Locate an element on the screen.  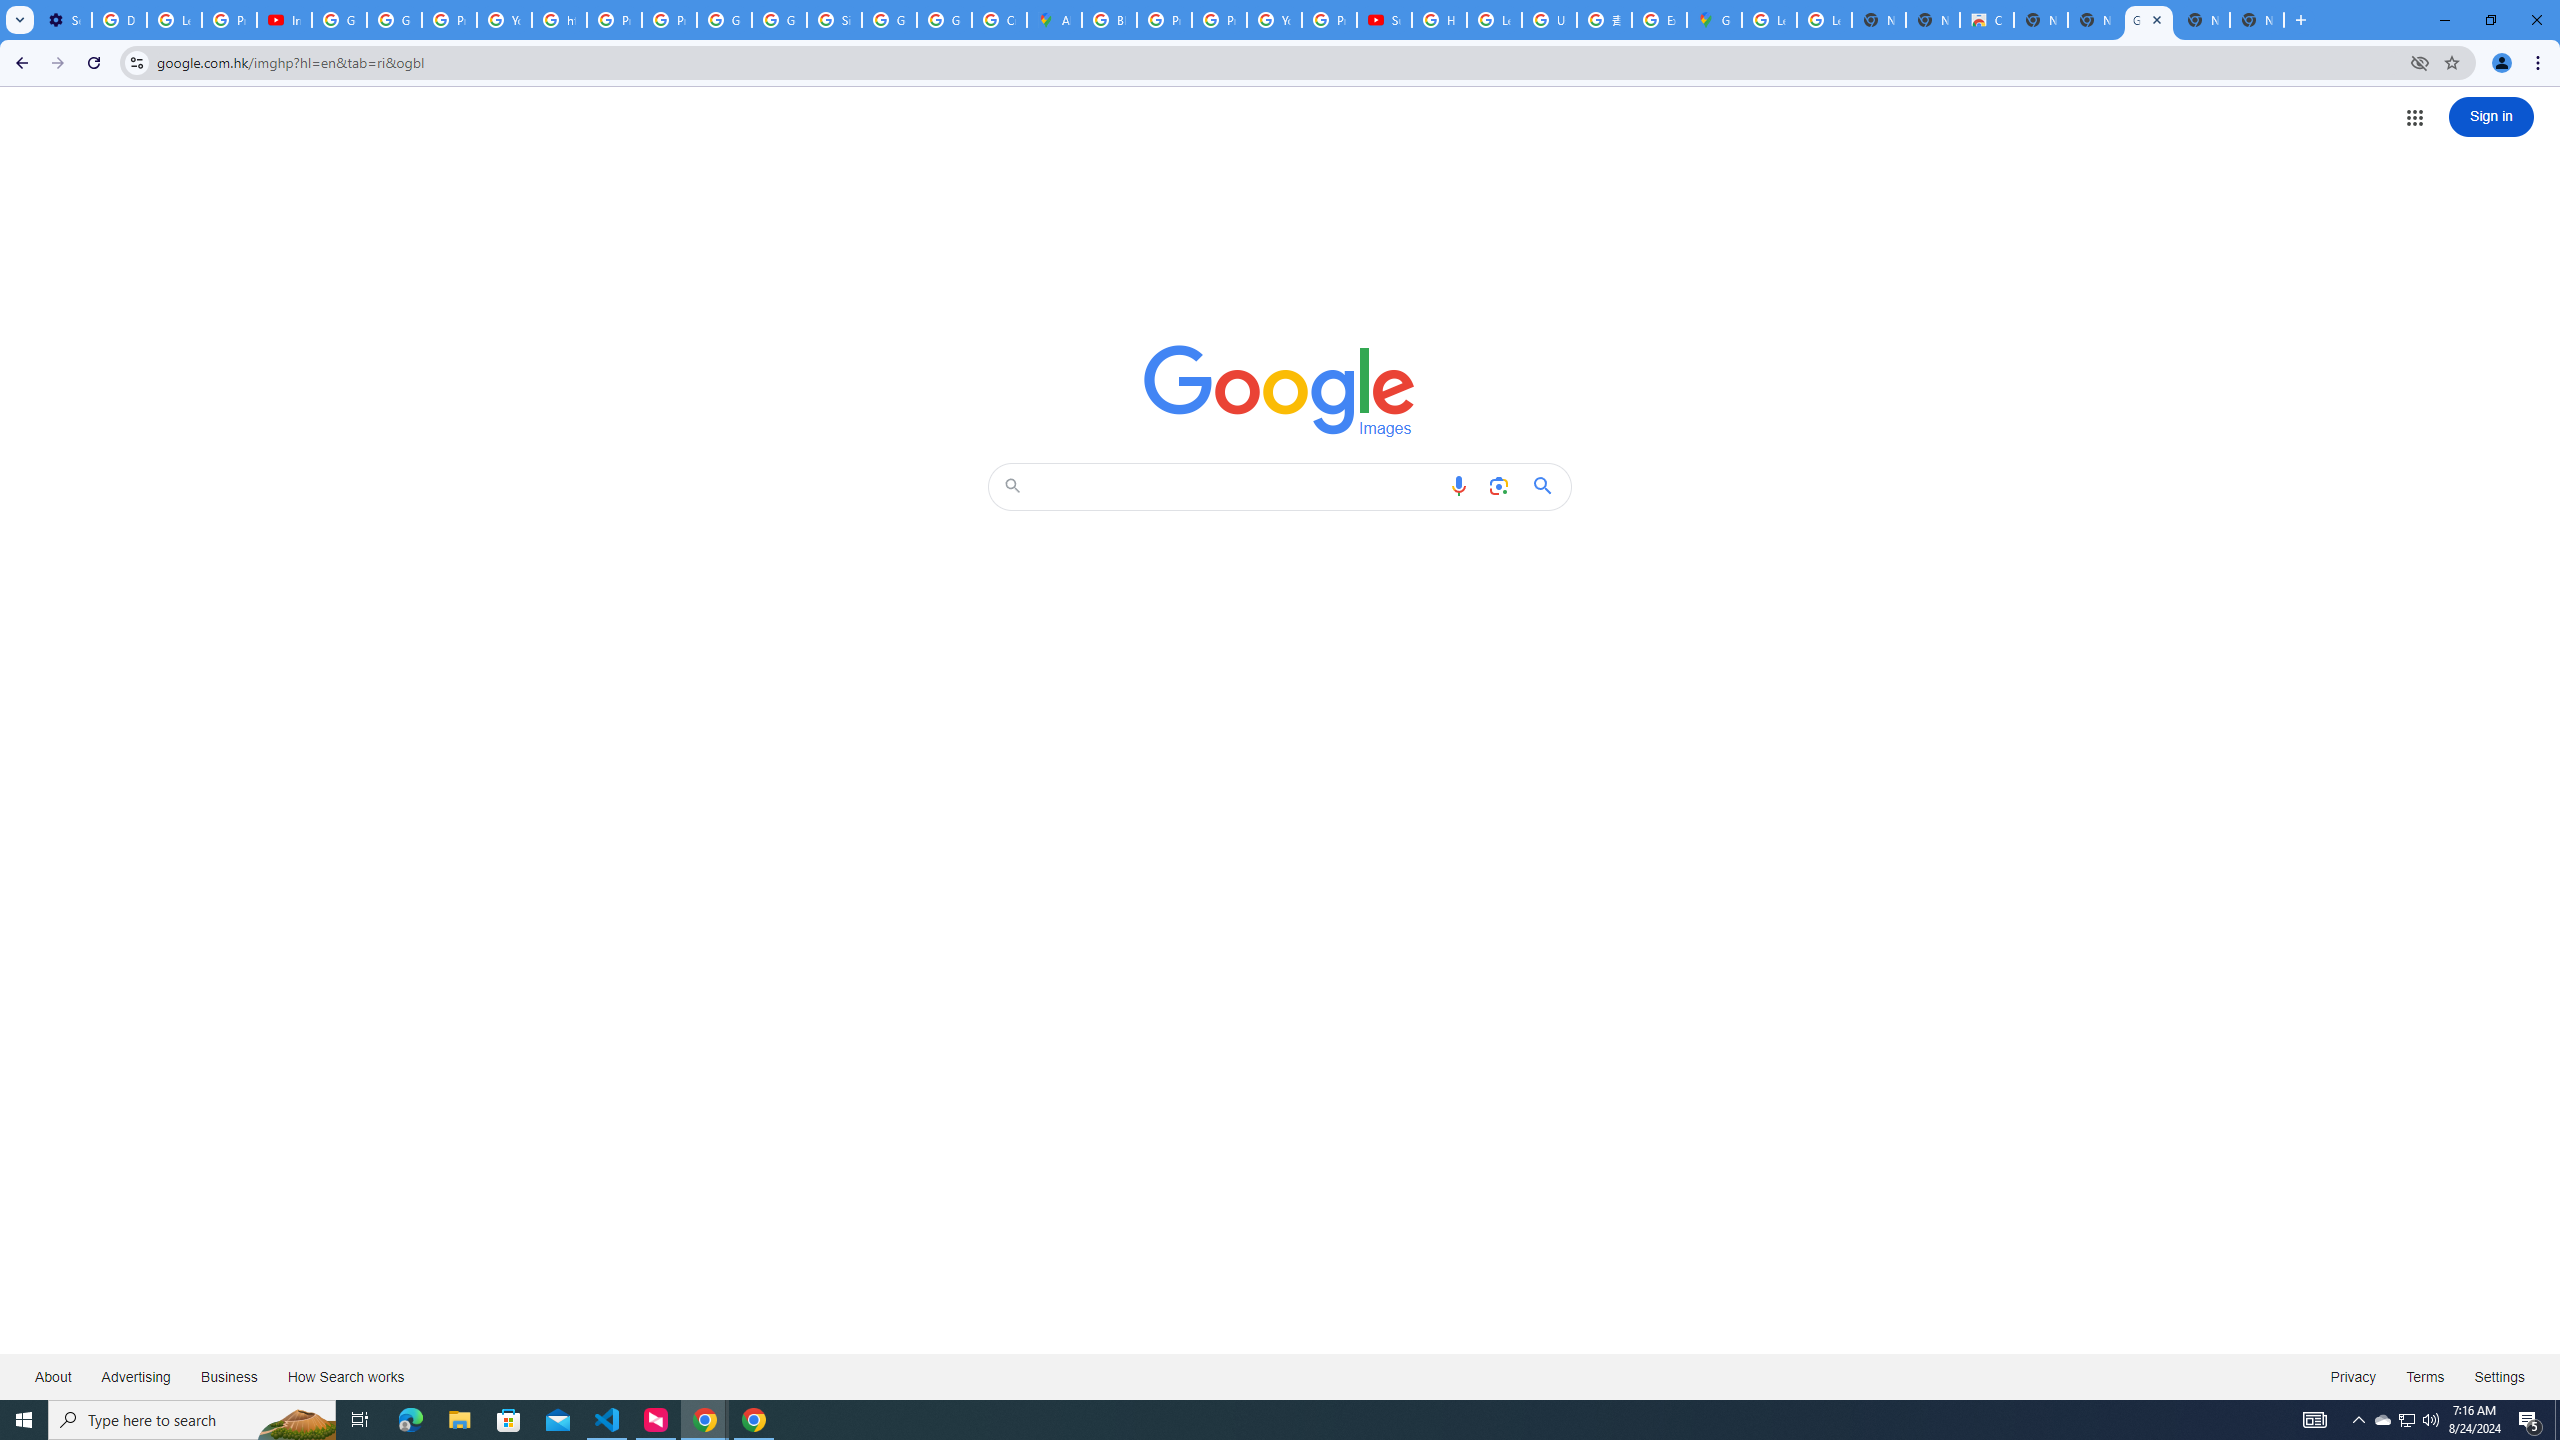
'Google Maps' is located at coordinates (1712, 19).